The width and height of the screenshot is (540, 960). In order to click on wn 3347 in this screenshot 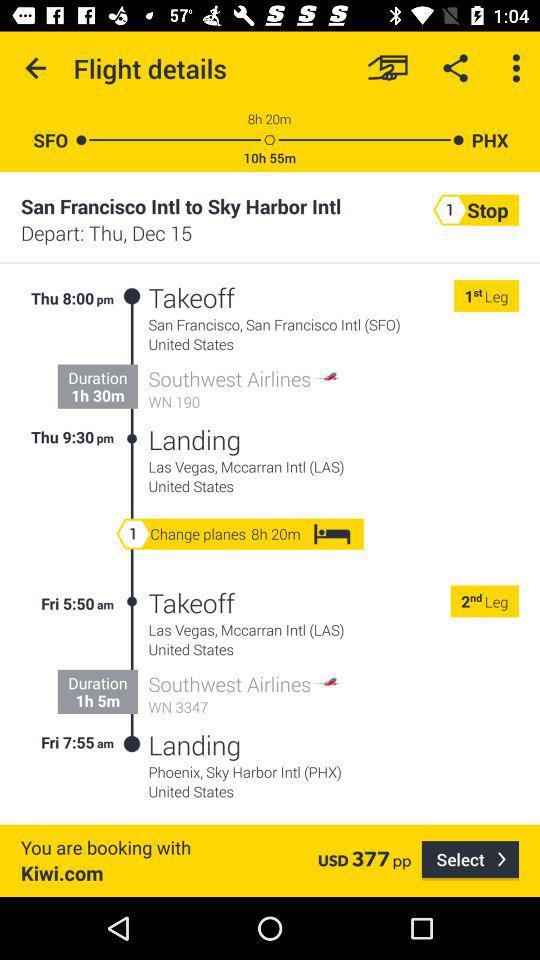, I will do `click(245, 707)`.